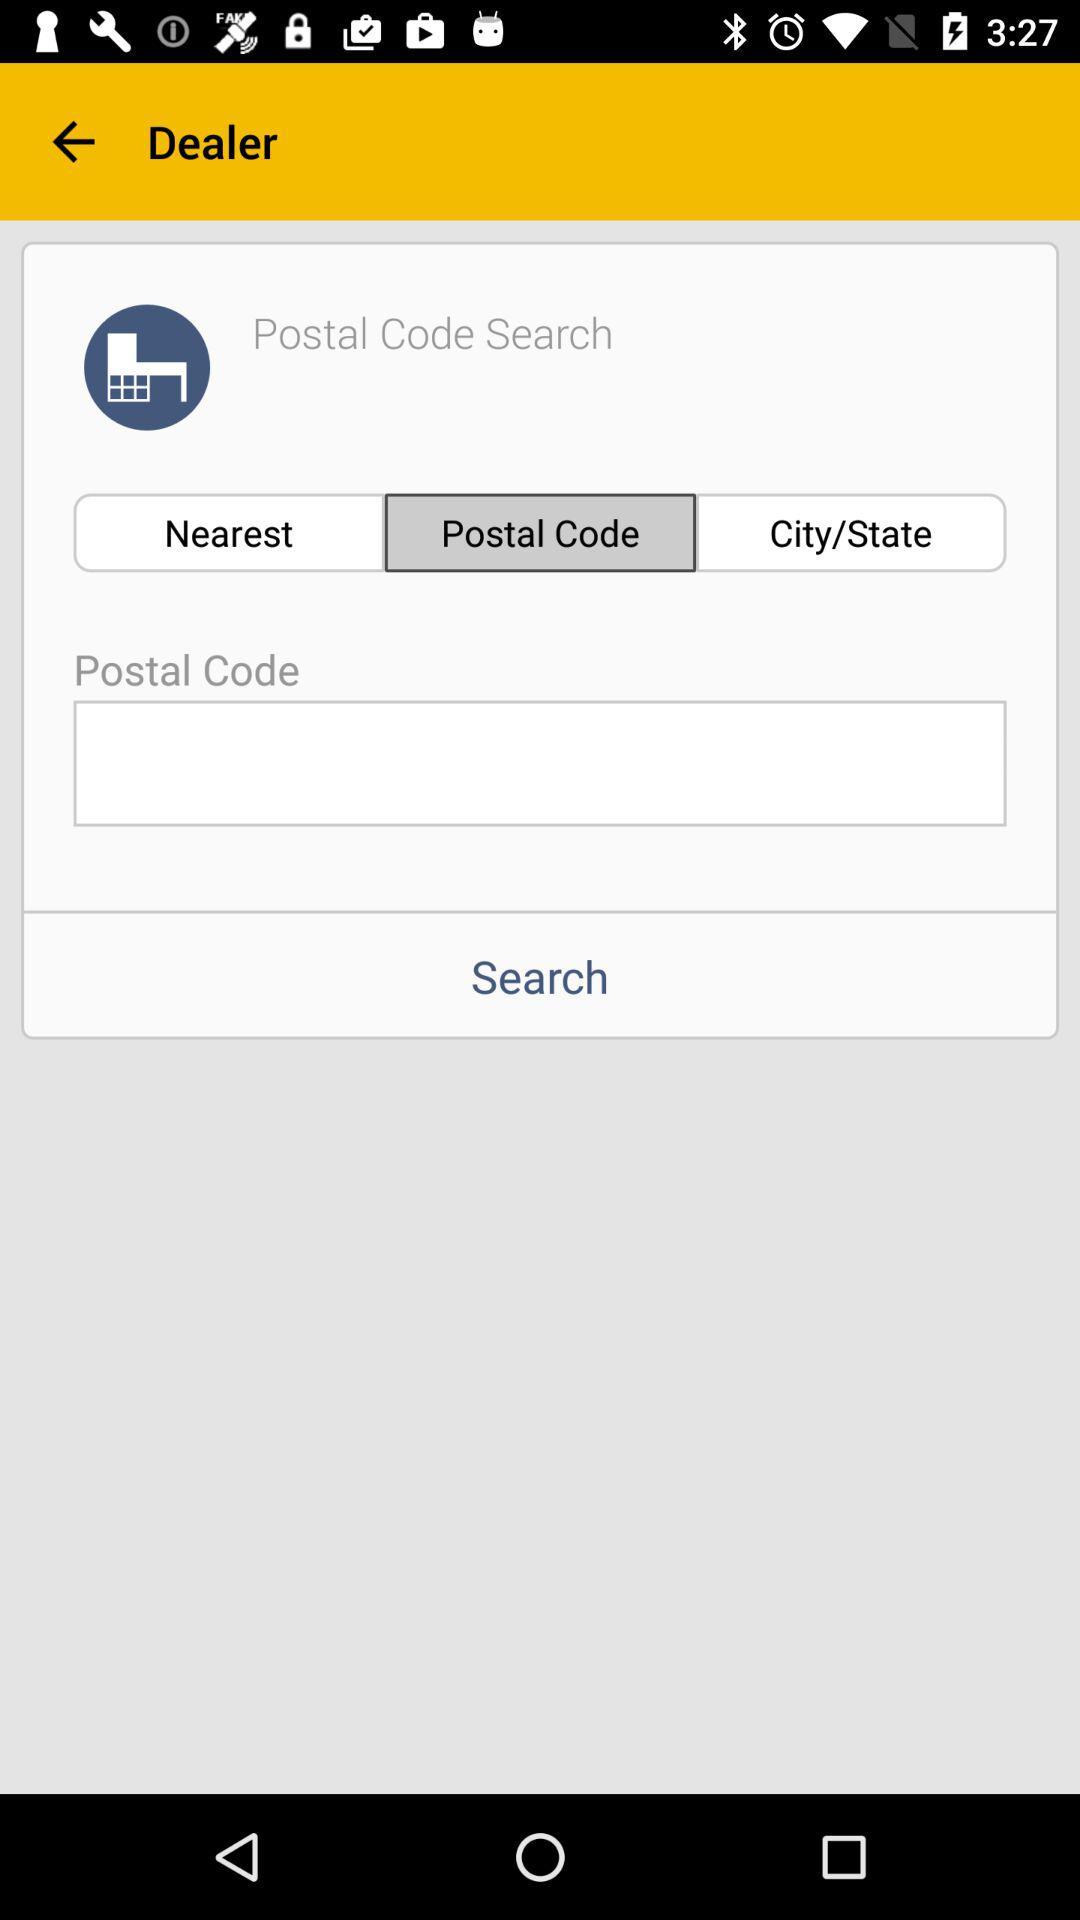 This screenshot has height=1920, width=1080. I want to click on item next to the dealer item, so click(72, 140).